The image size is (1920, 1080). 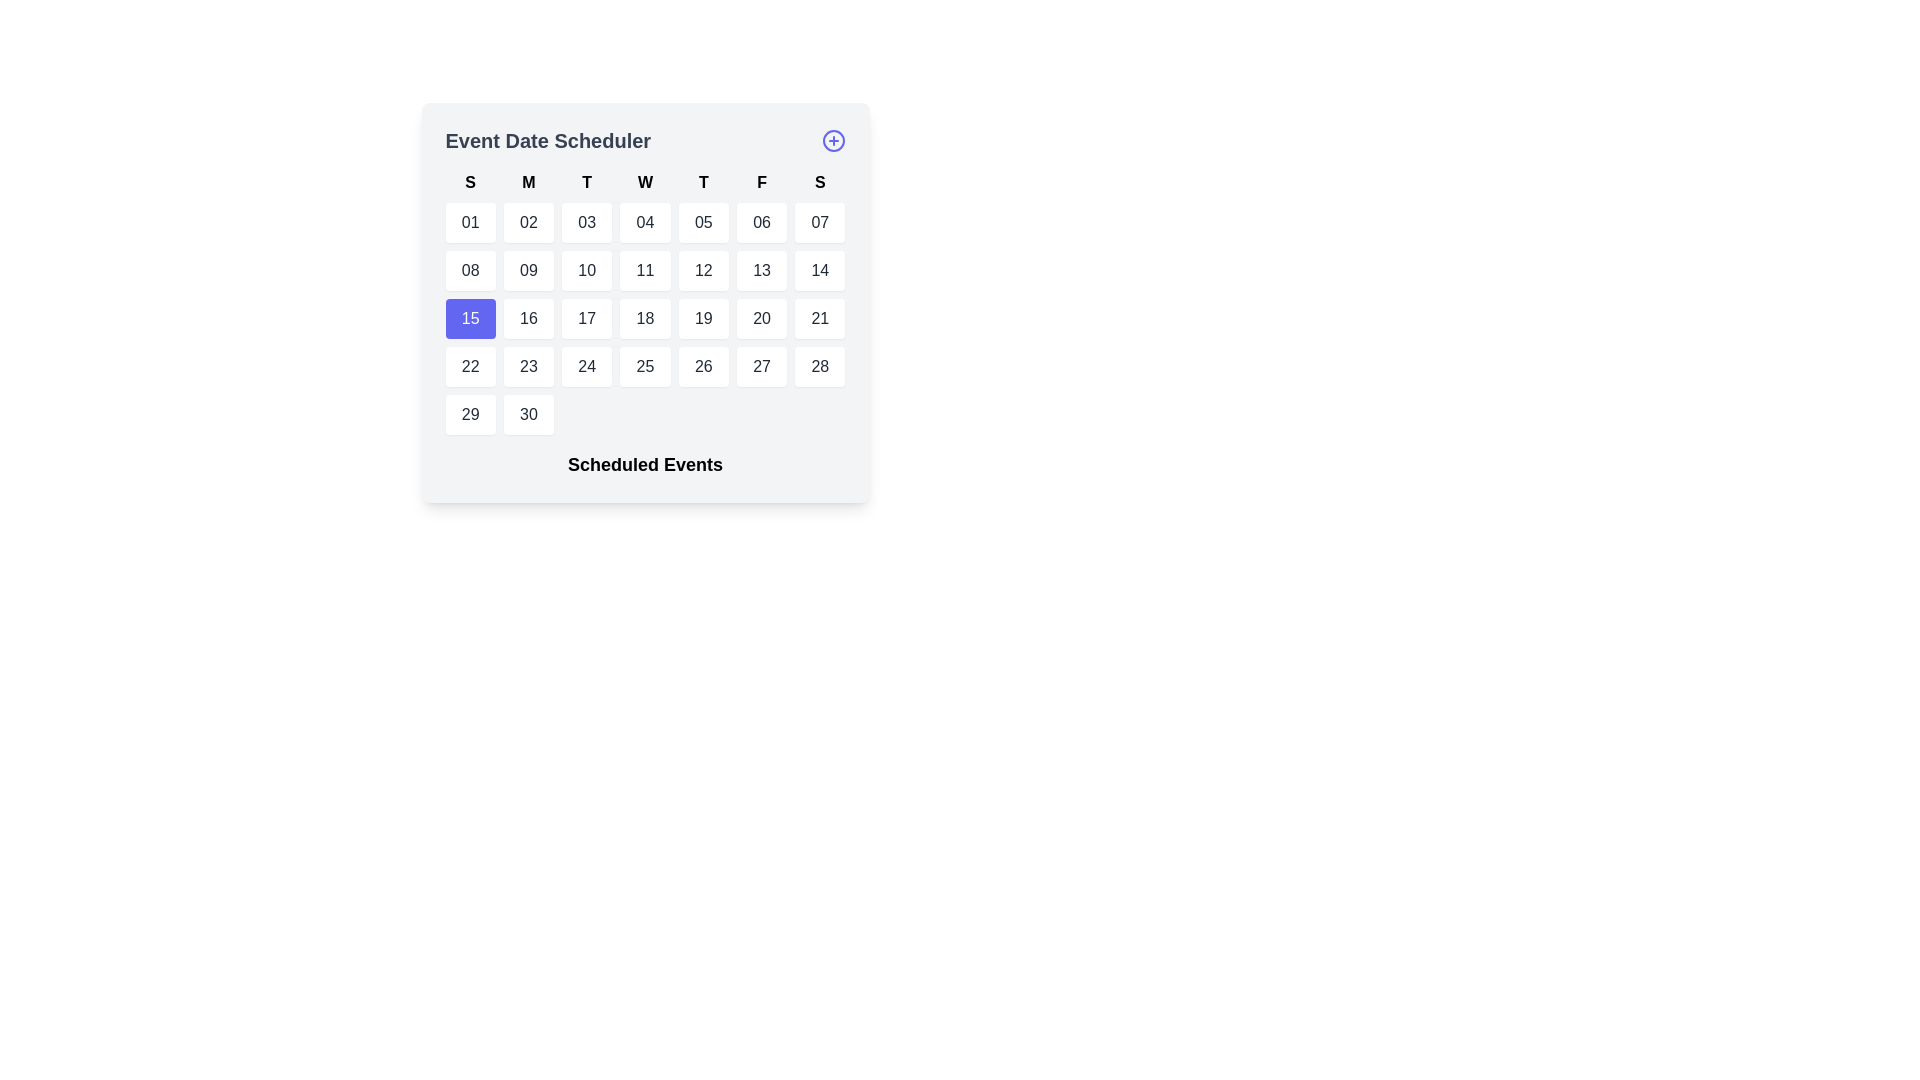 What do you see at coordinates (820, 318) in the screenshot?
I see `the button labeled '21' with a rounded outline and white background` at bounding box center [820, 318].